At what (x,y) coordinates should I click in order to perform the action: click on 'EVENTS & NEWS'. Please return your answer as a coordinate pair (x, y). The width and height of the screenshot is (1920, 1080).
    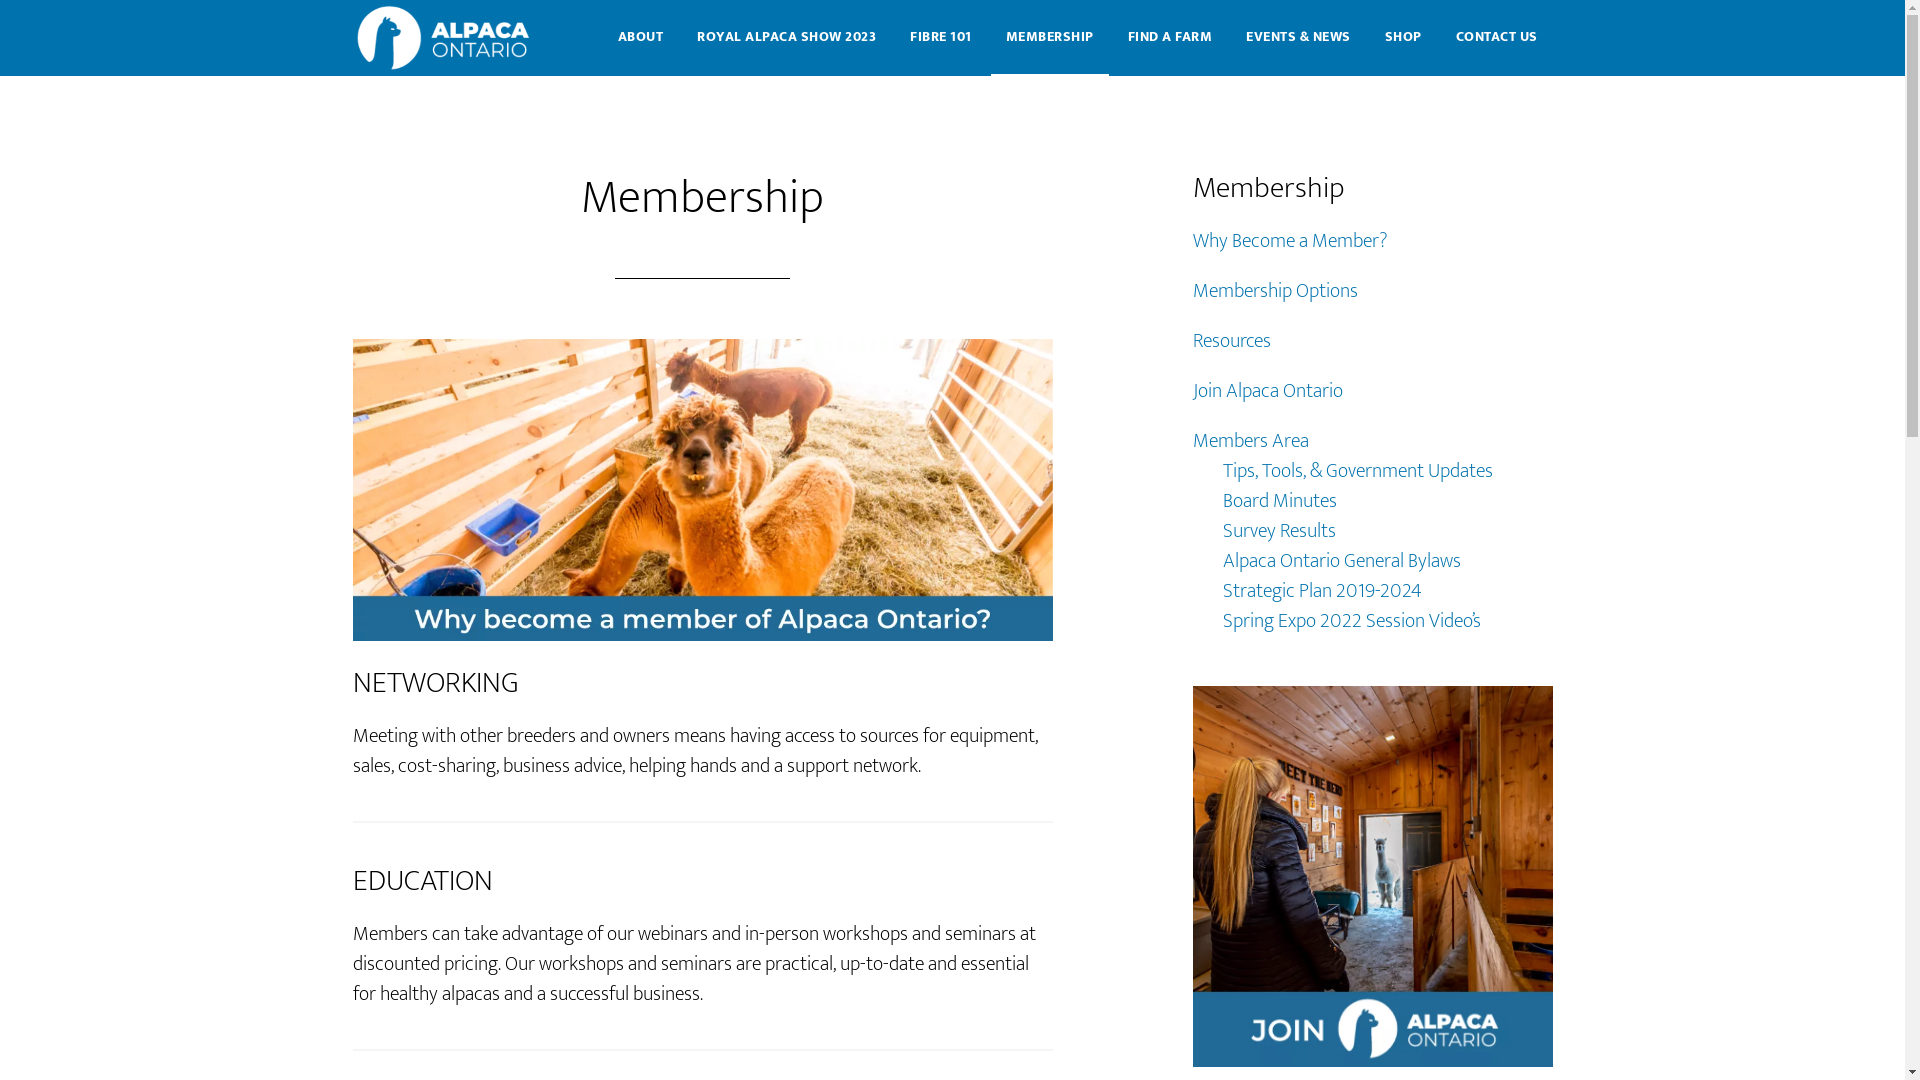
    Looking at the image, I should click on (1298, 38).